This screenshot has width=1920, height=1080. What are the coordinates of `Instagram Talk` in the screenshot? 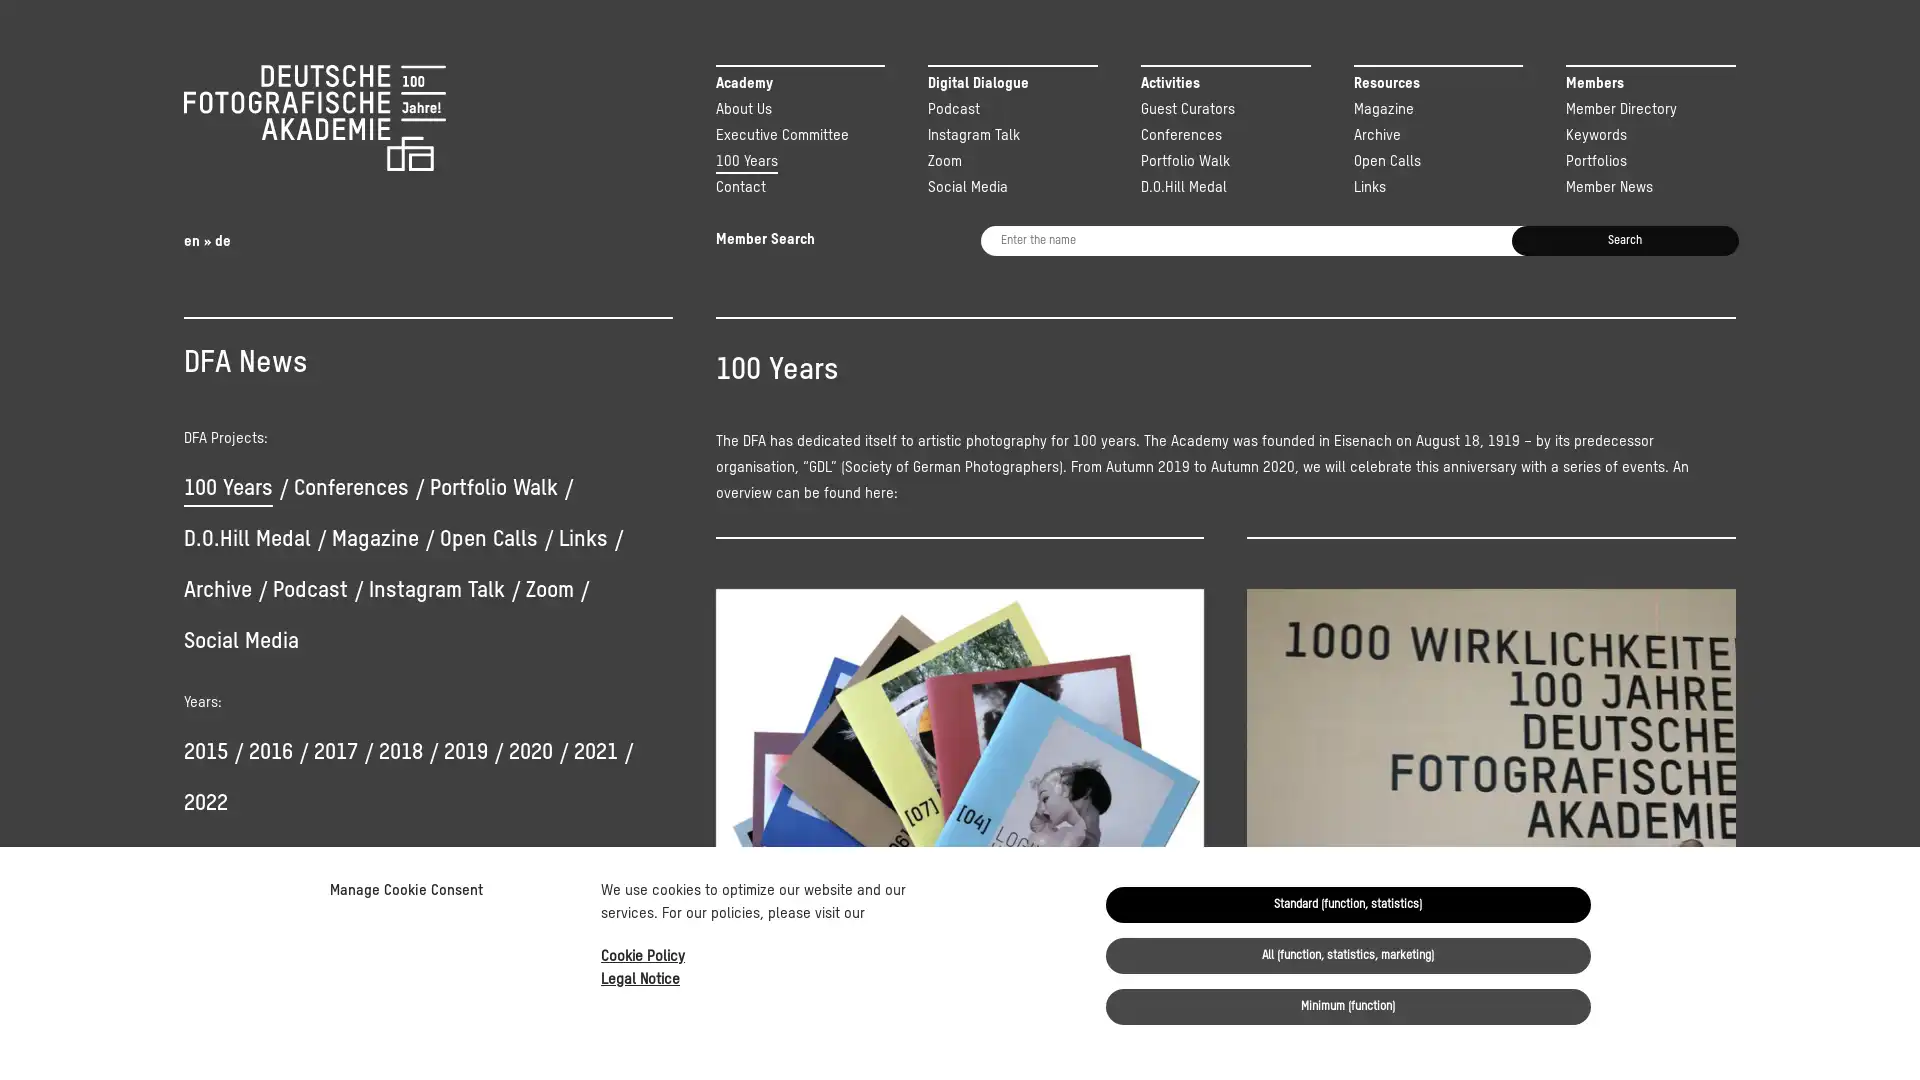 It's located at (435, 589).